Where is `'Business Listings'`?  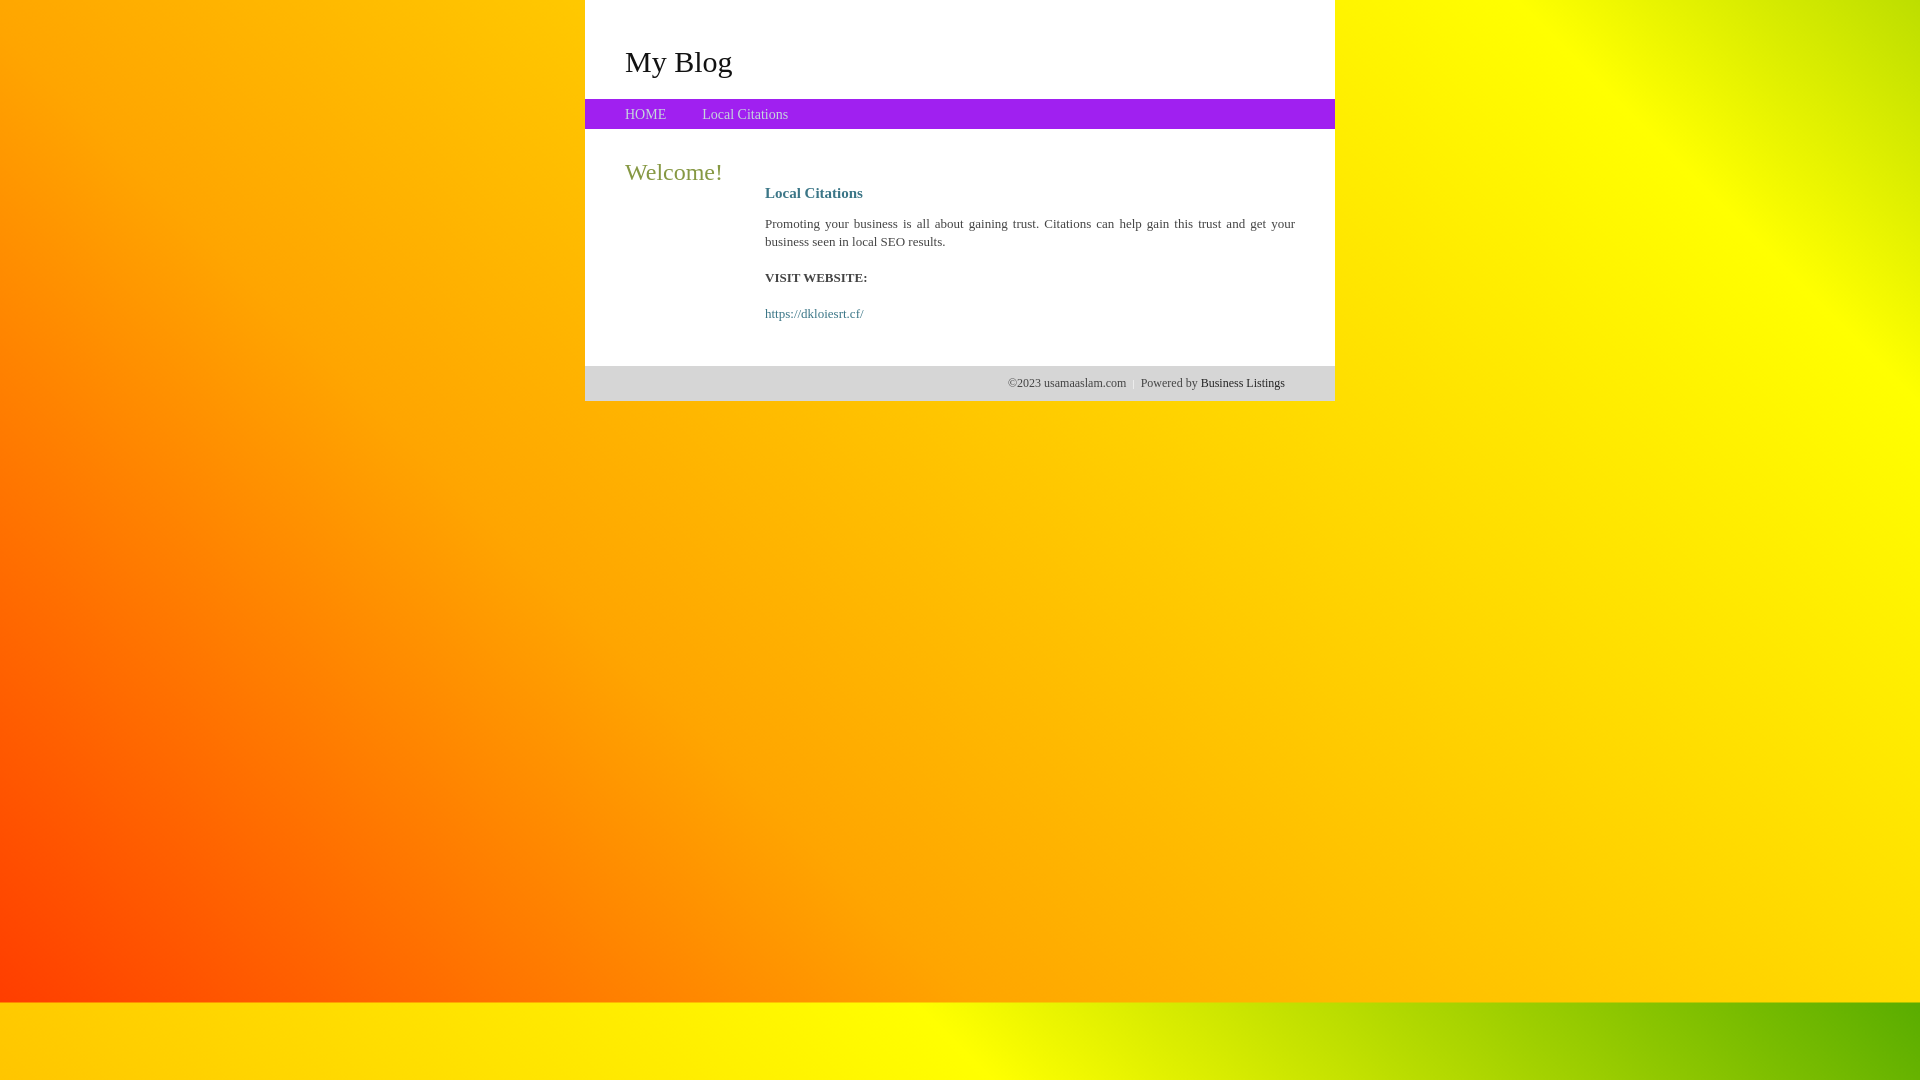
'Business Listings' is located at coordinates (1242, 382).